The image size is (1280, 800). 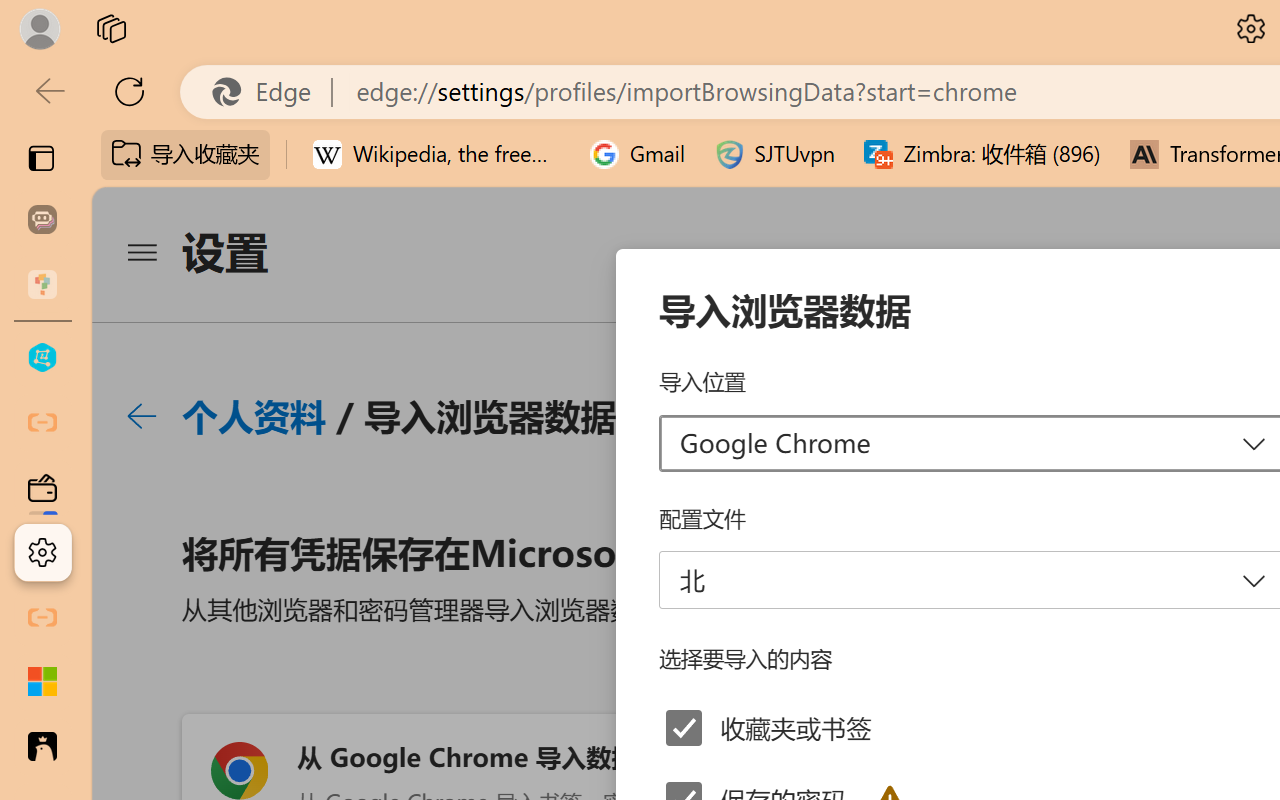 I want to click on 'Class: c01179', so click(x=140, y=416).